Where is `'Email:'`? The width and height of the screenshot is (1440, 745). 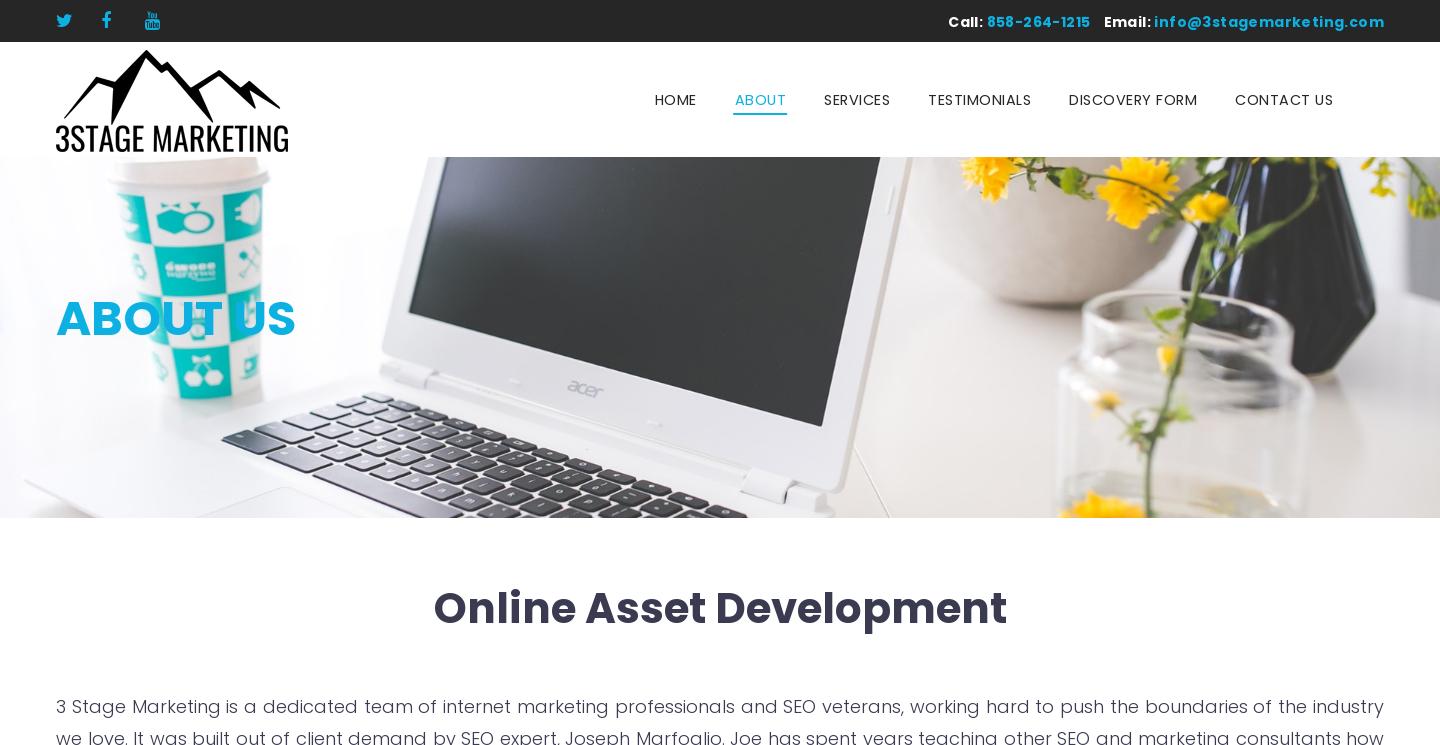 'Email:' is located at coordinates (1127, 21).